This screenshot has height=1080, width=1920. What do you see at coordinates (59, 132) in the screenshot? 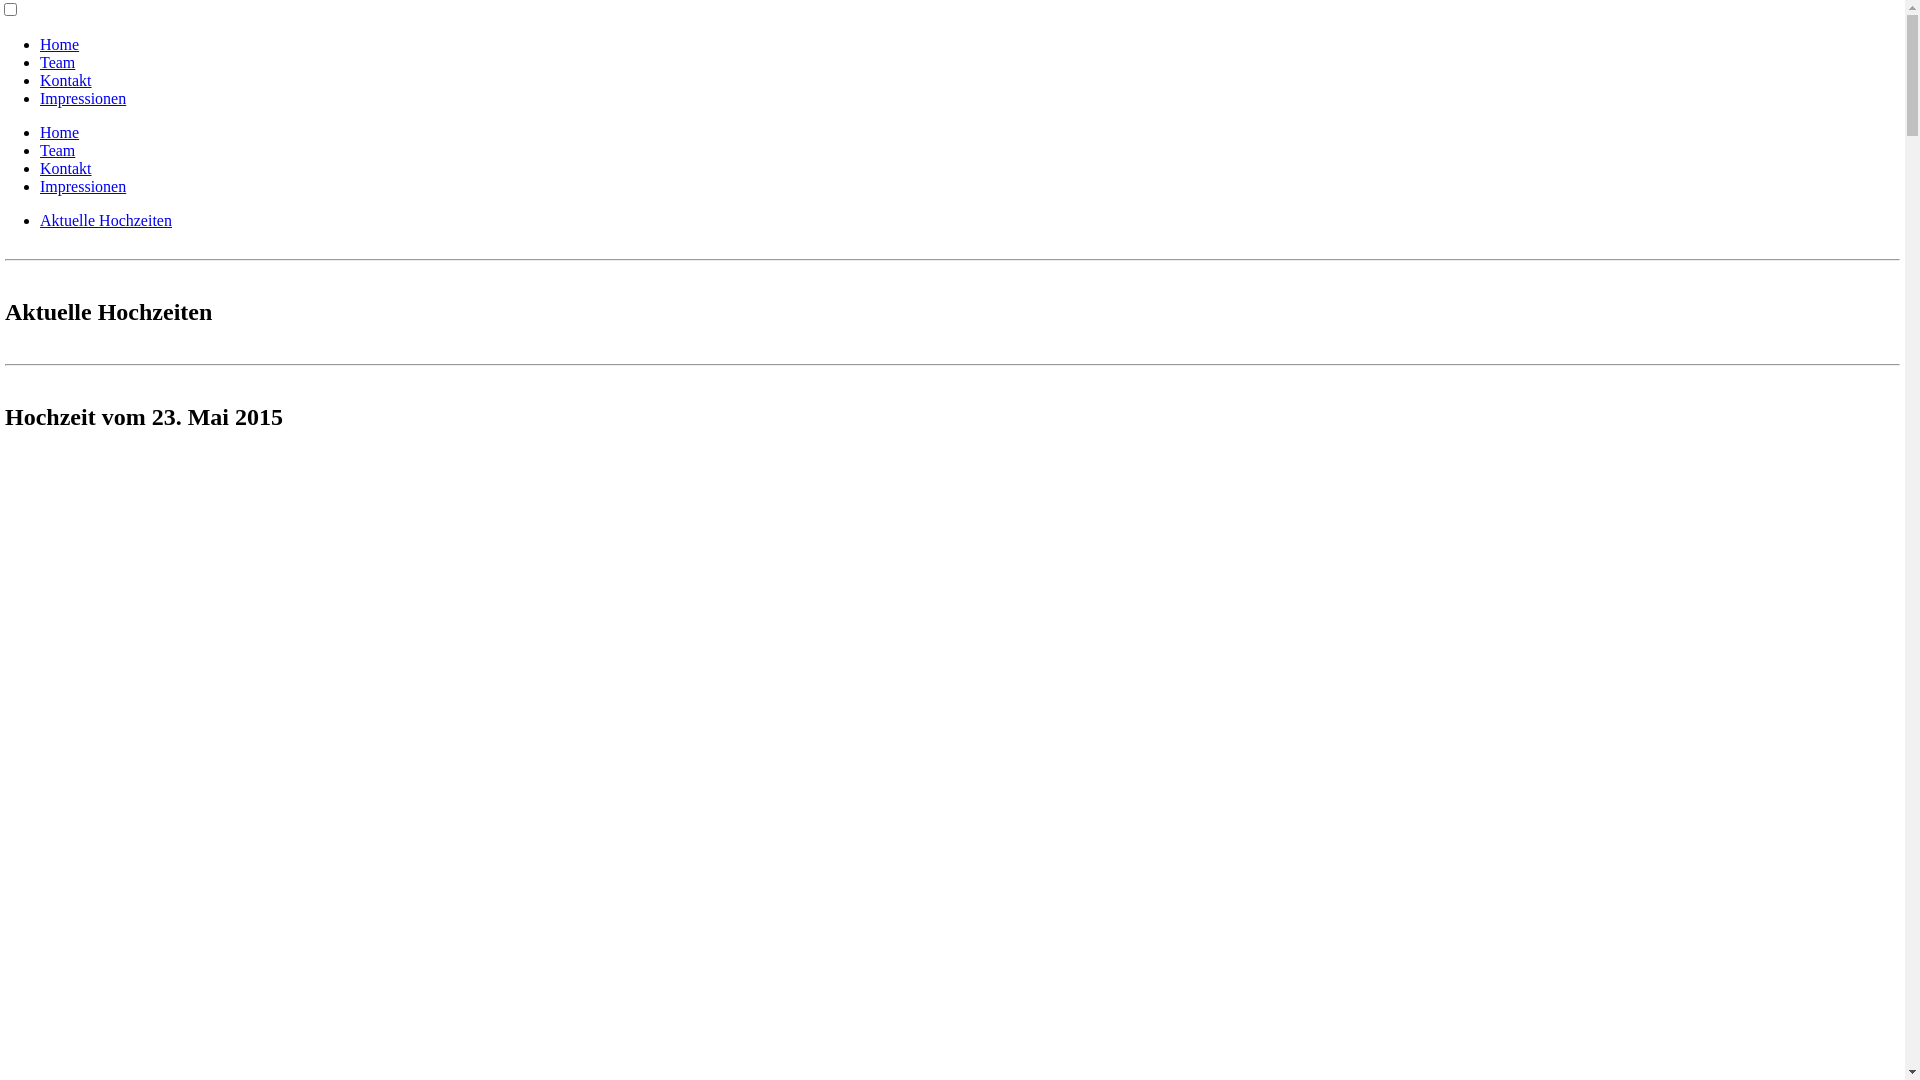
I see `'Home'` at bounding box center [59, 132].